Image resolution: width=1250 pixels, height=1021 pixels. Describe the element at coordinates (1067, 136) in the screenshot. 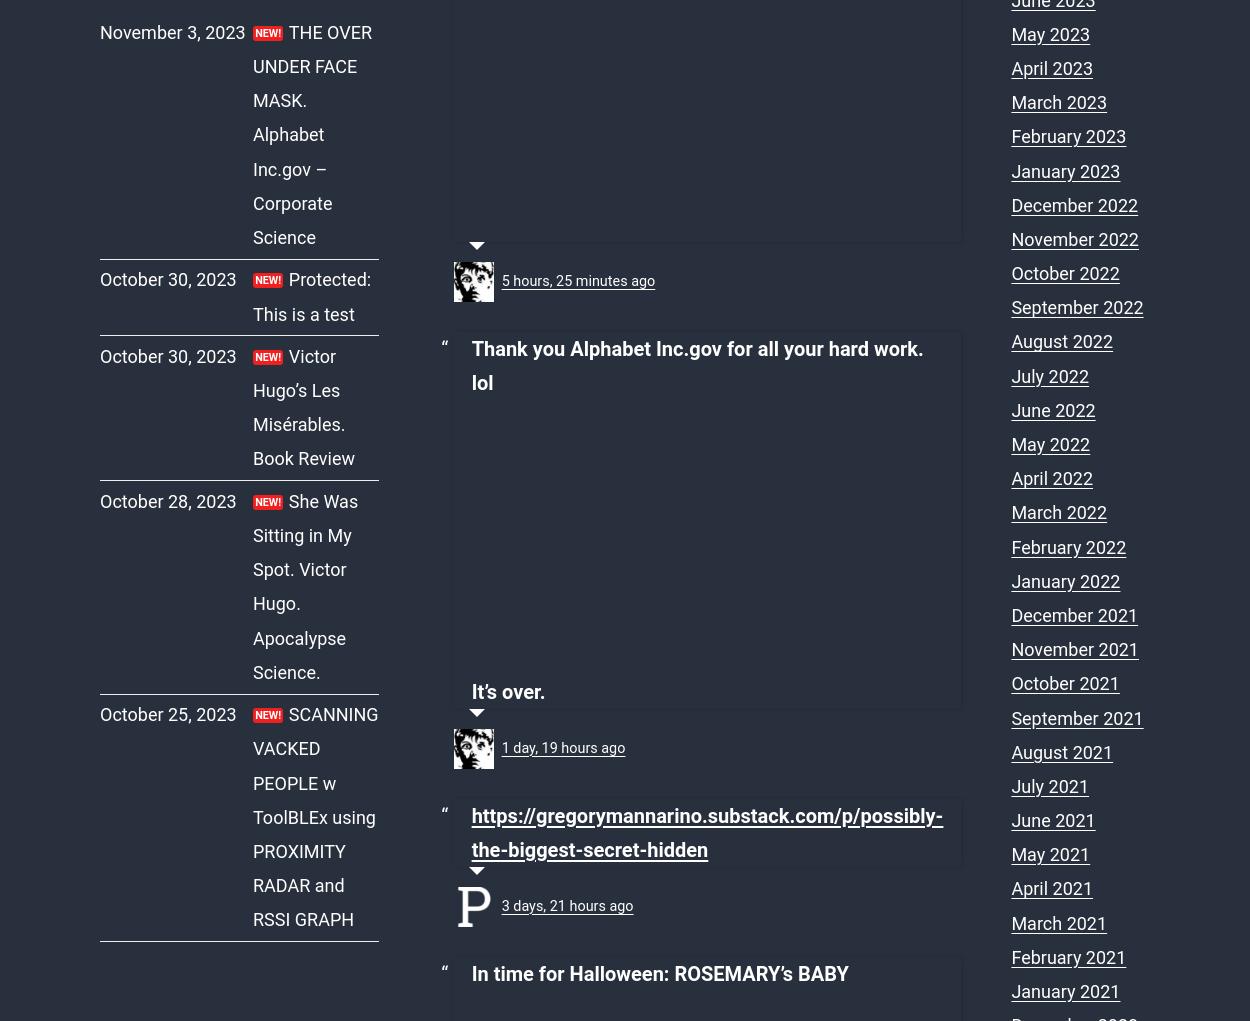

I see `'February 2023'` at that location.